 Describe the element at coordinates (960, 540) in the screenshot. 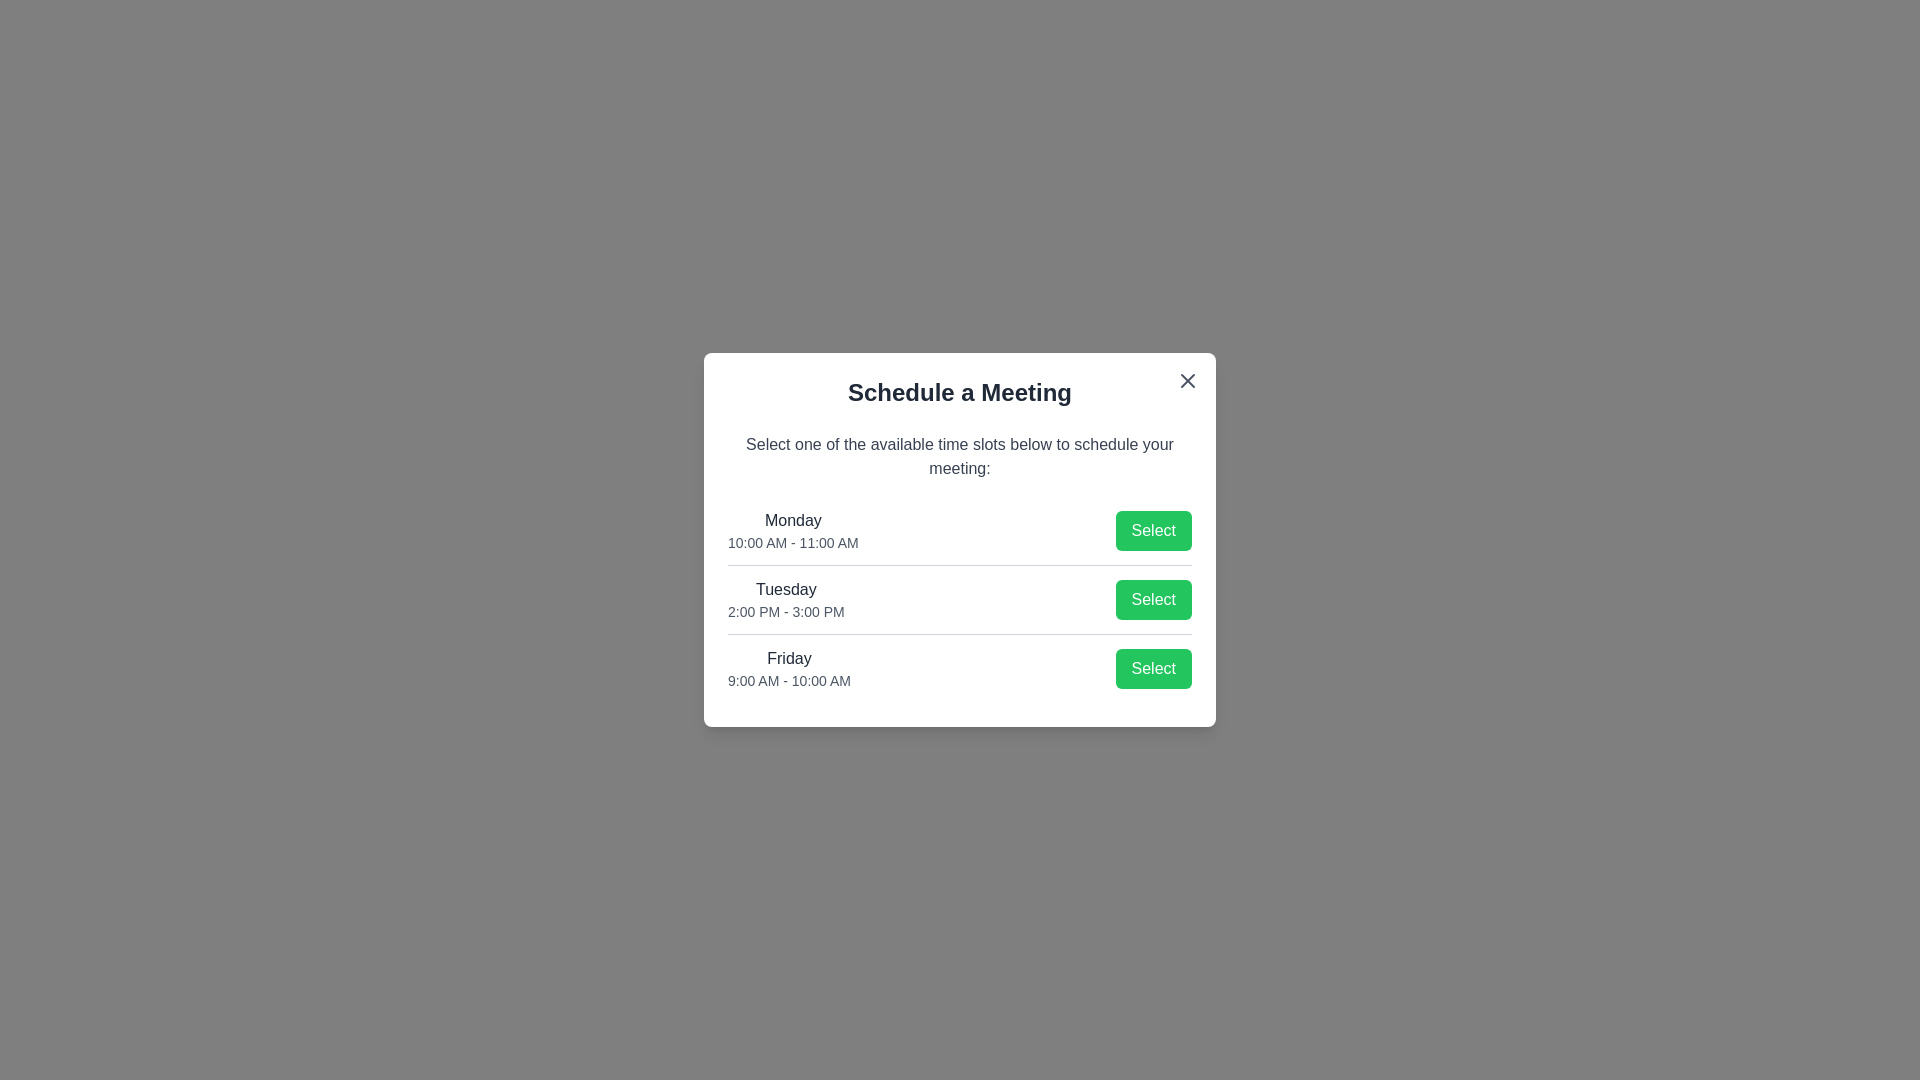

I see `the background of the dialog to focus on it` at that location.